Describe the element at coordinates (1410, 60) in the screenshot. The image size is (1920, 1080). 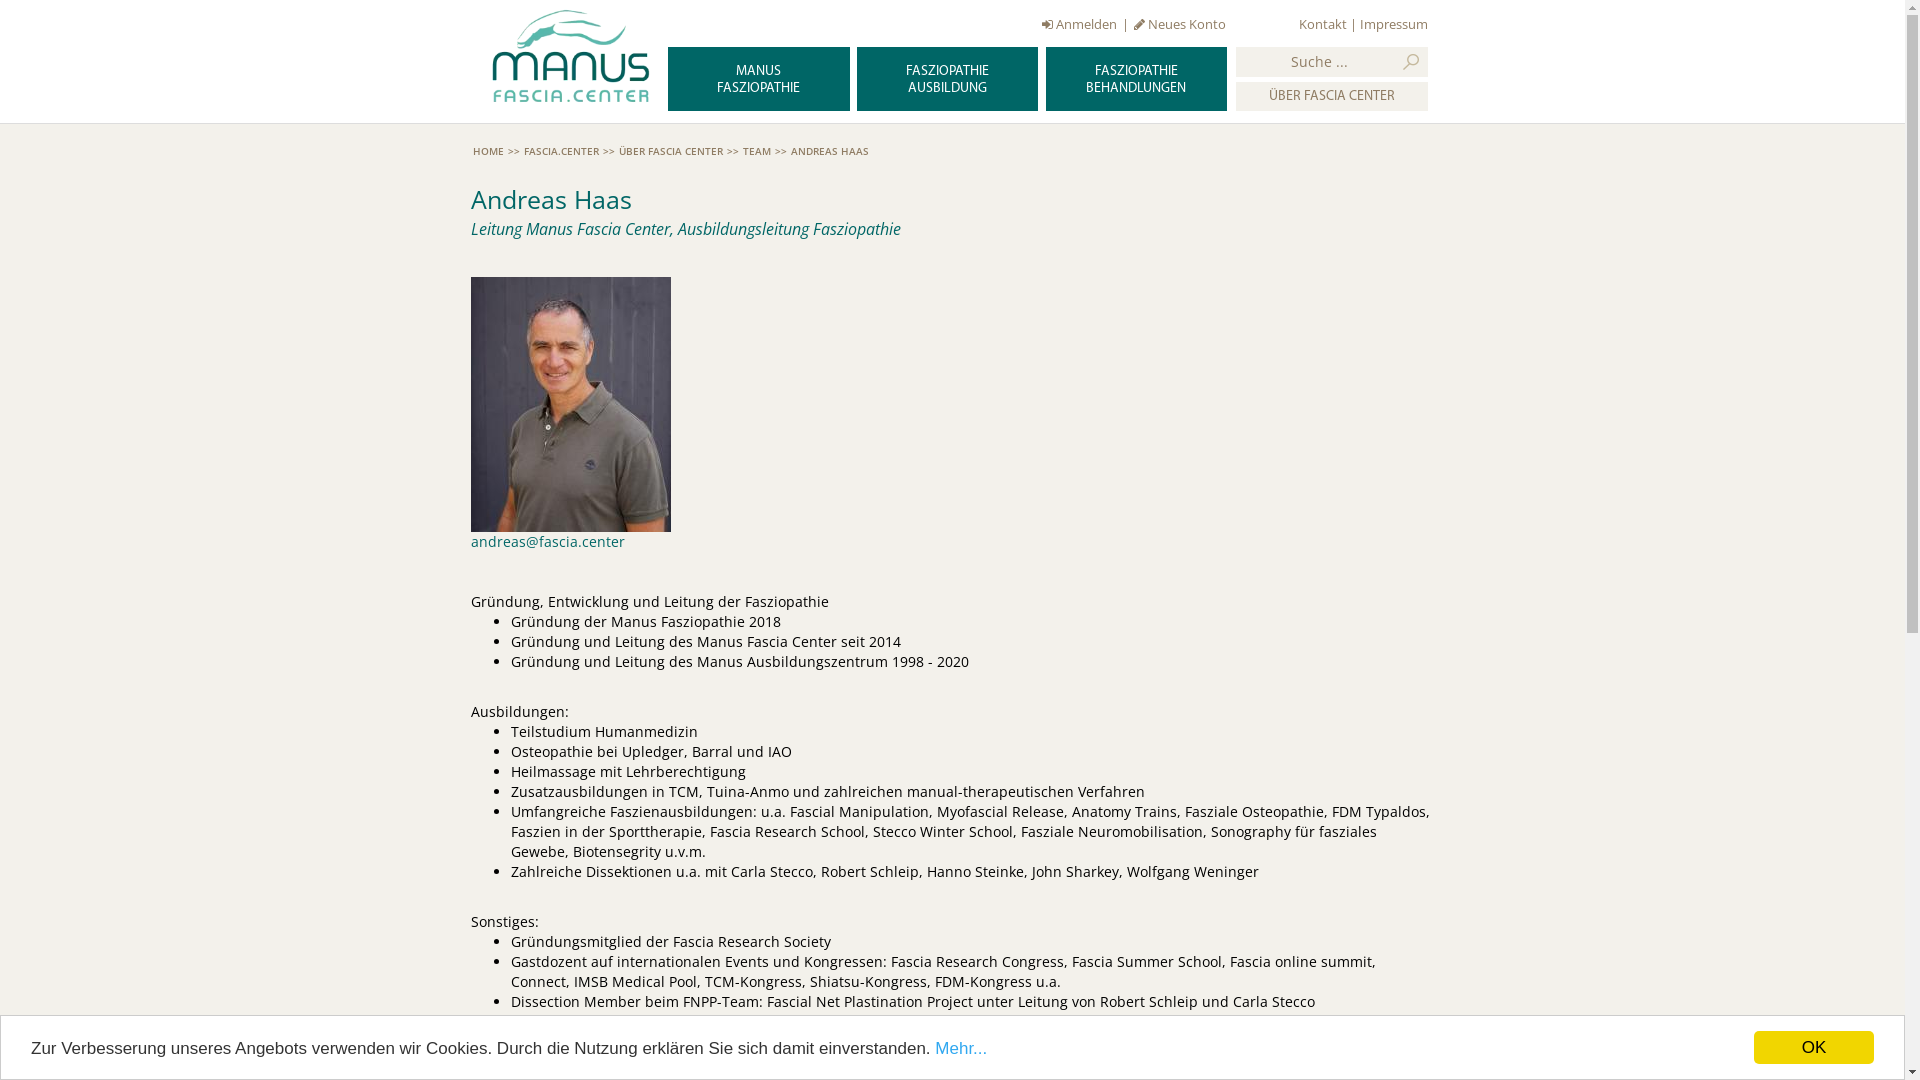
I see `'Suchen'` at that location.